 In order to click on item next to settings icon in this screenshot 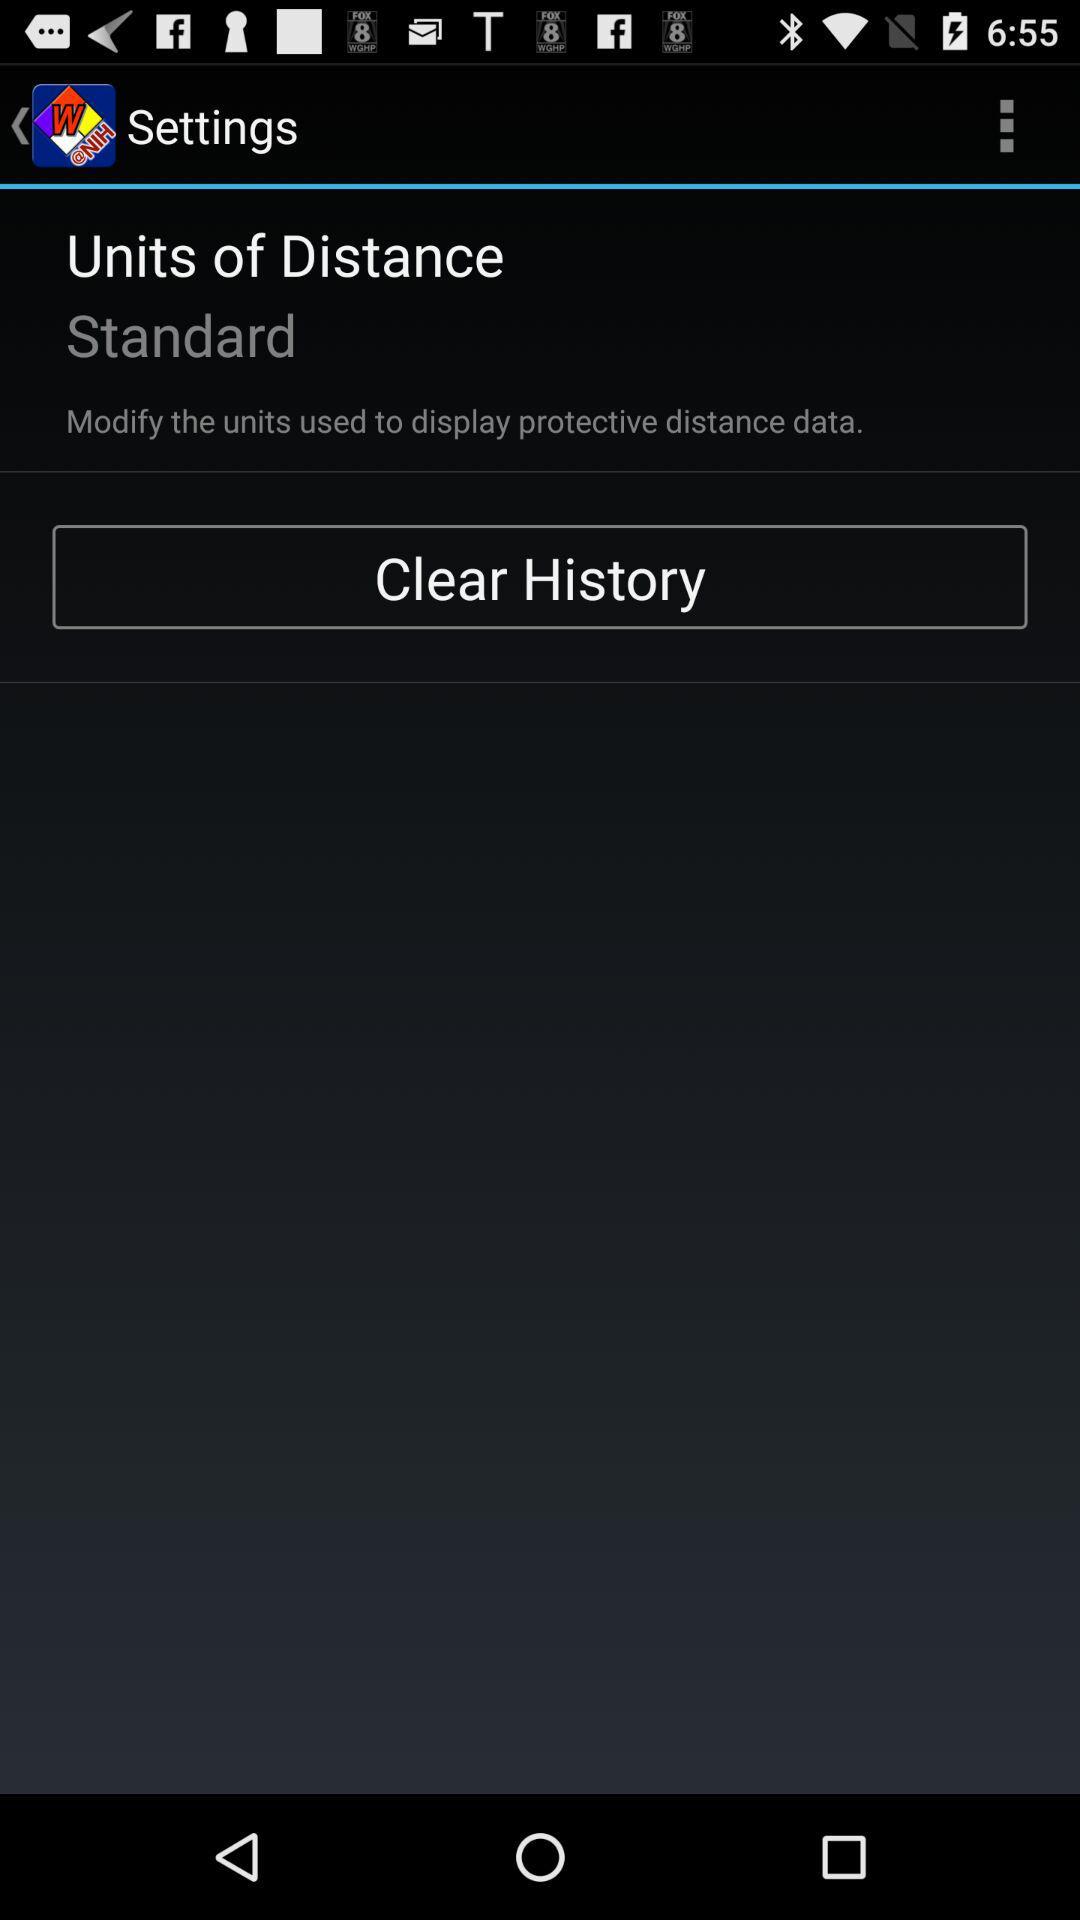, I will do `click(1006, 124)`.